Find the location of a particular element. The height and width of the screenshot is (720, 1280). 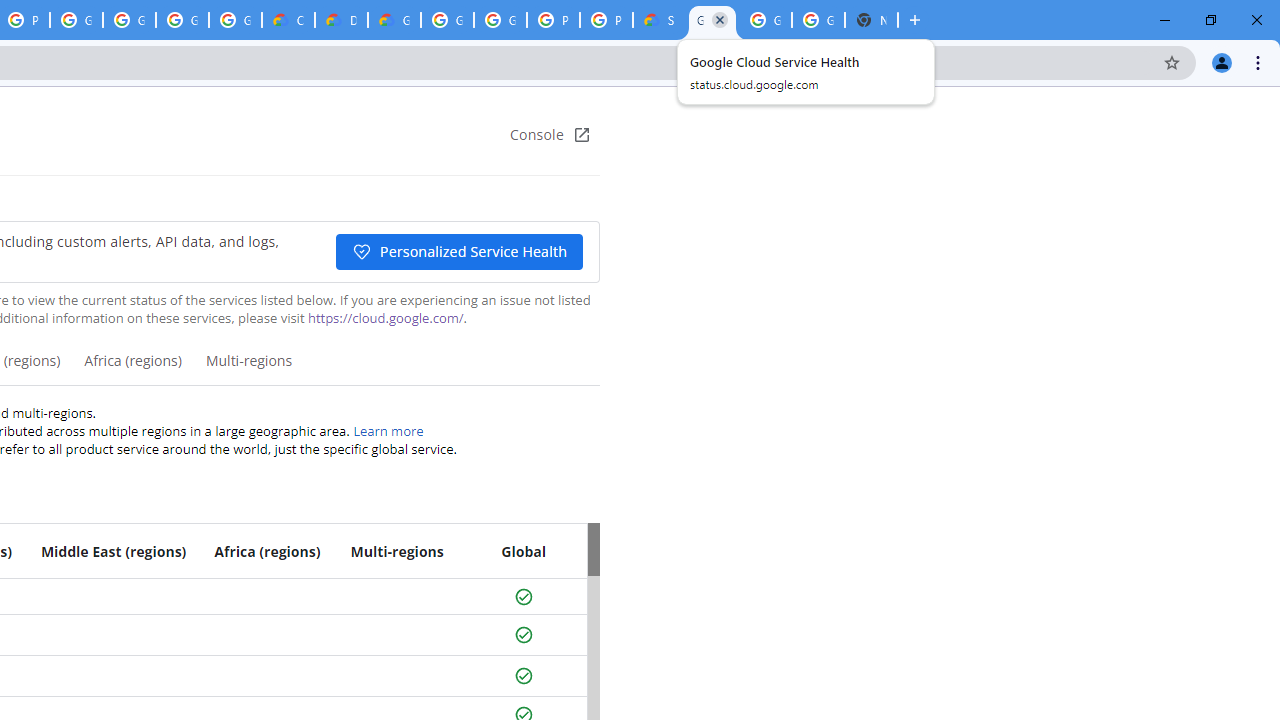

'Customer Care | Google Cloud' is located at coordinates (287, 20).